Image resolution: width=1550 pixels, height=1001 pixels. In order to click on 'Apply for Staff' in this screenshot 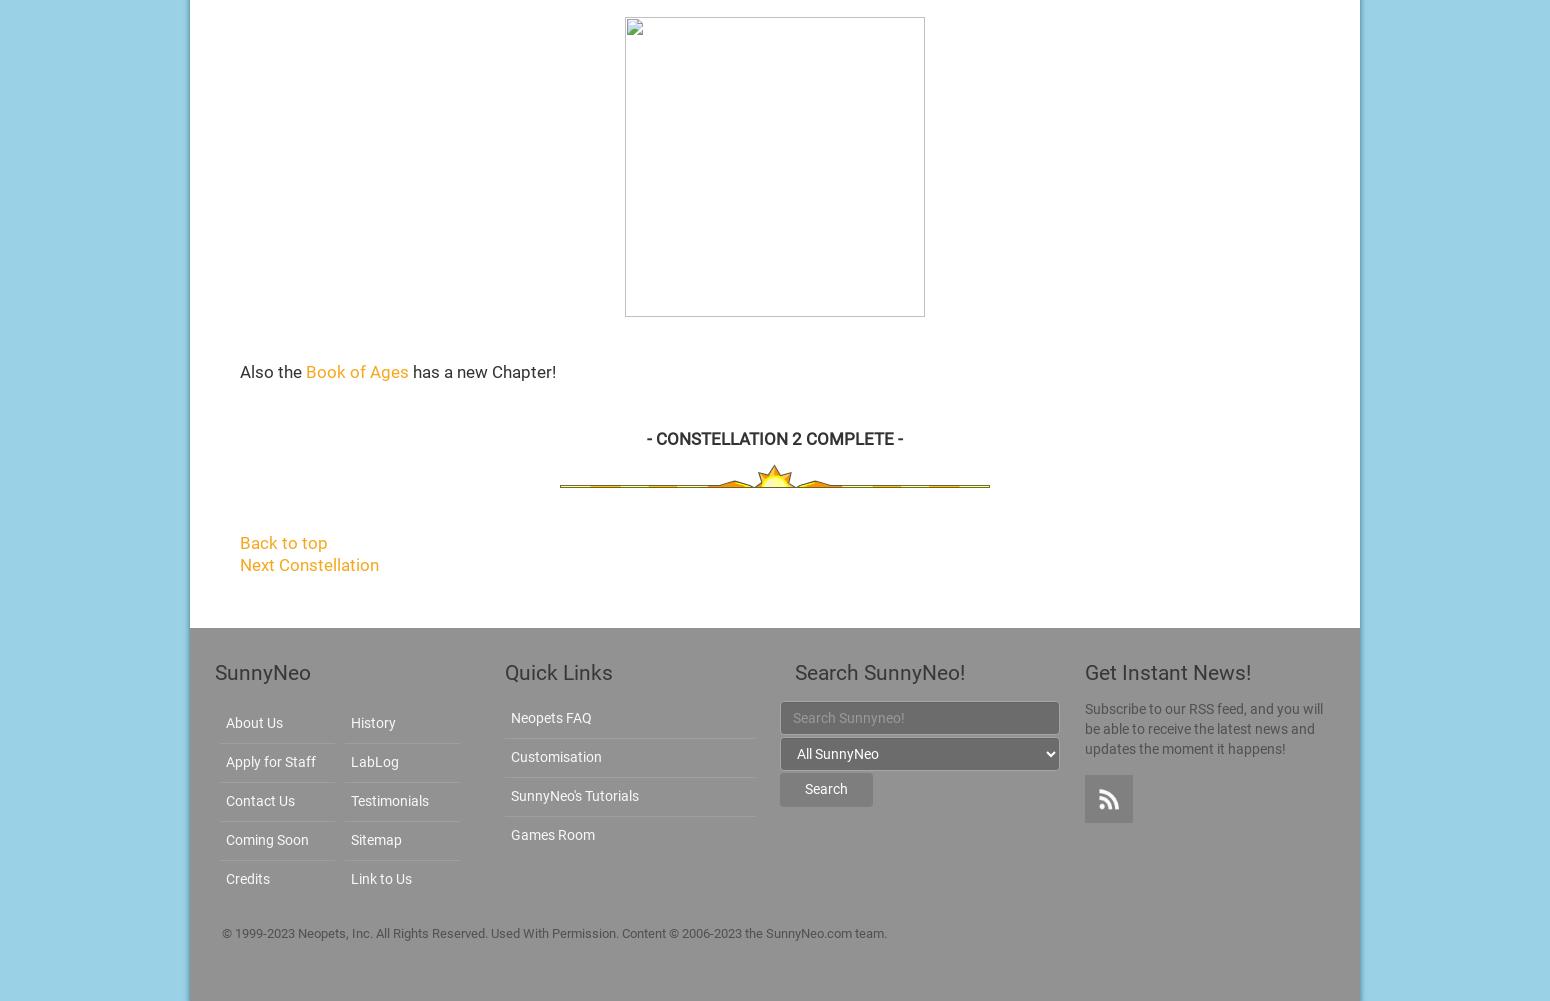, I will do `click(224, 761)`.